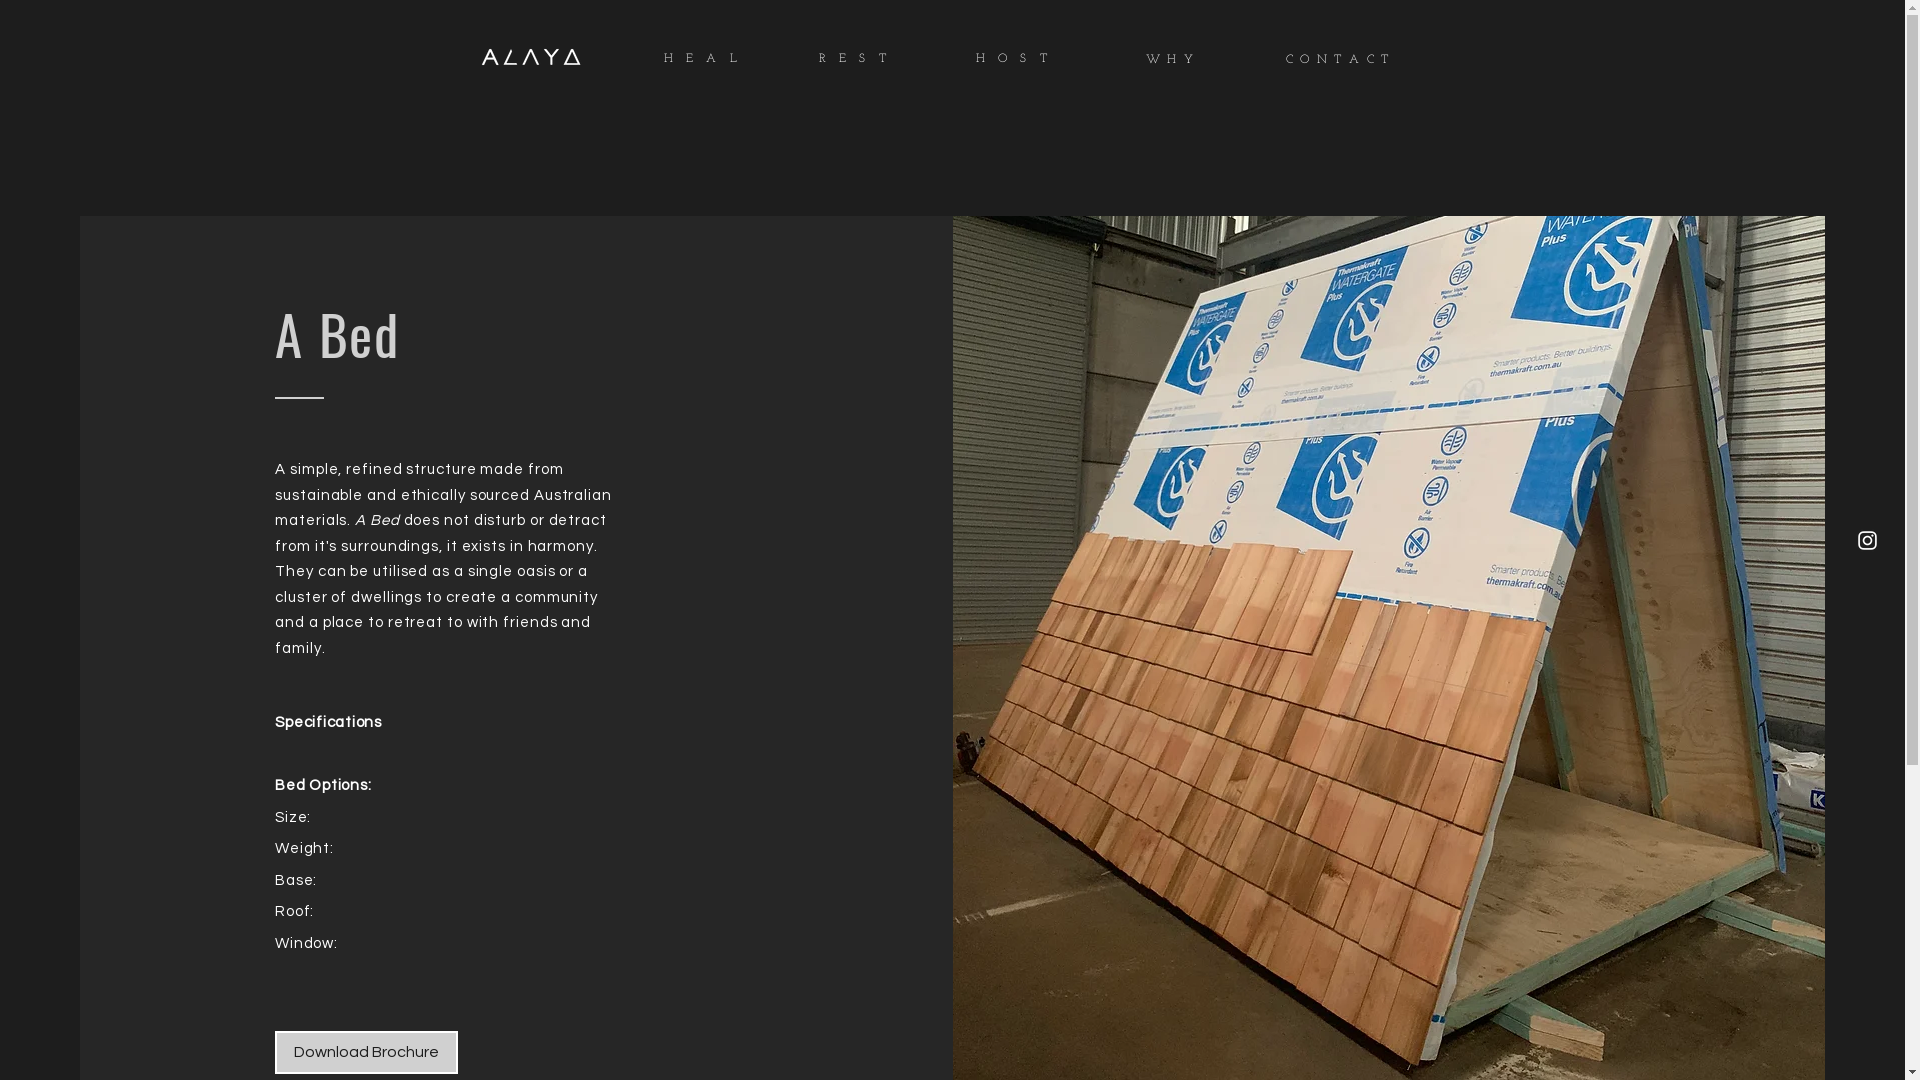  What do you see at coordinates (1146, 56) in the screenshot?
I see `'W H Y'` at bounding box center [1146, 56].